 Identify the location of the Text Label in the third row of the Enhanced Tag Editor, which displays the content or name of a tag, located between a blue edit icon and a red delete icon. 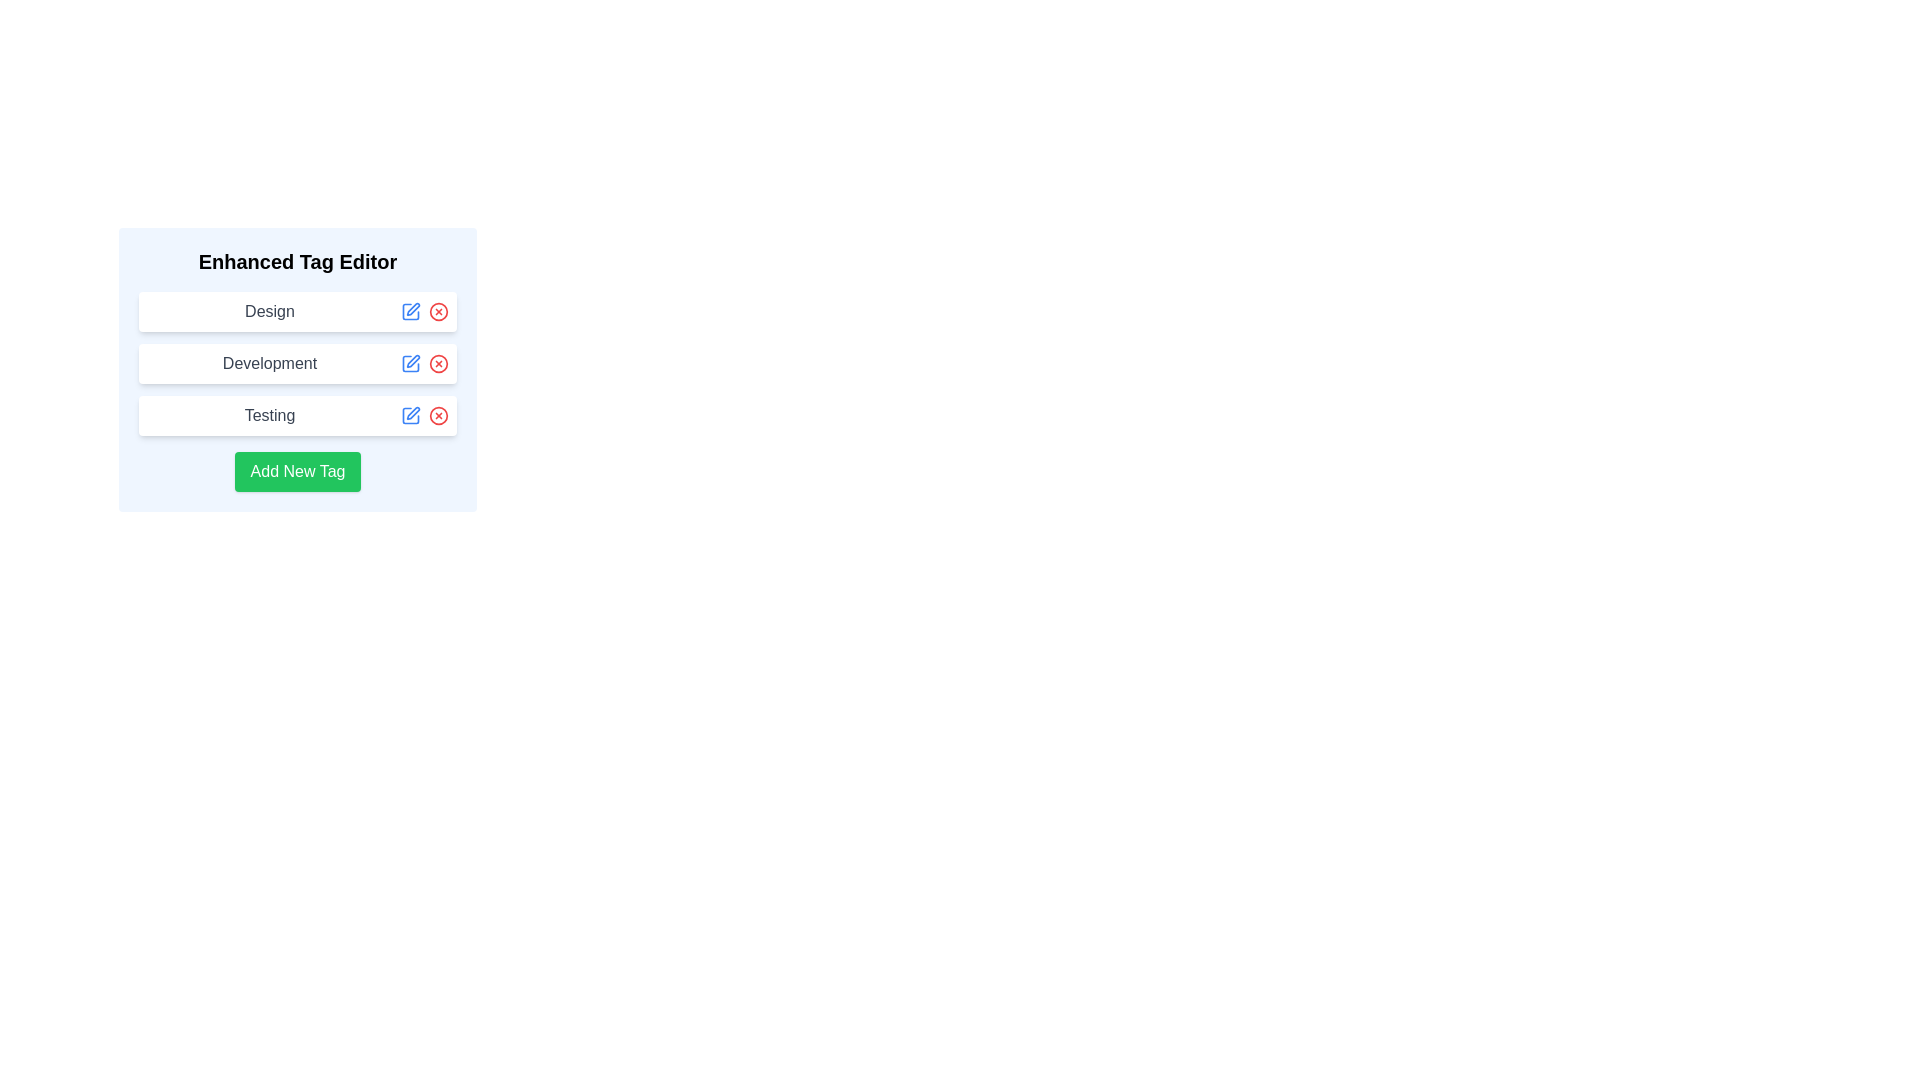
(268, 415).